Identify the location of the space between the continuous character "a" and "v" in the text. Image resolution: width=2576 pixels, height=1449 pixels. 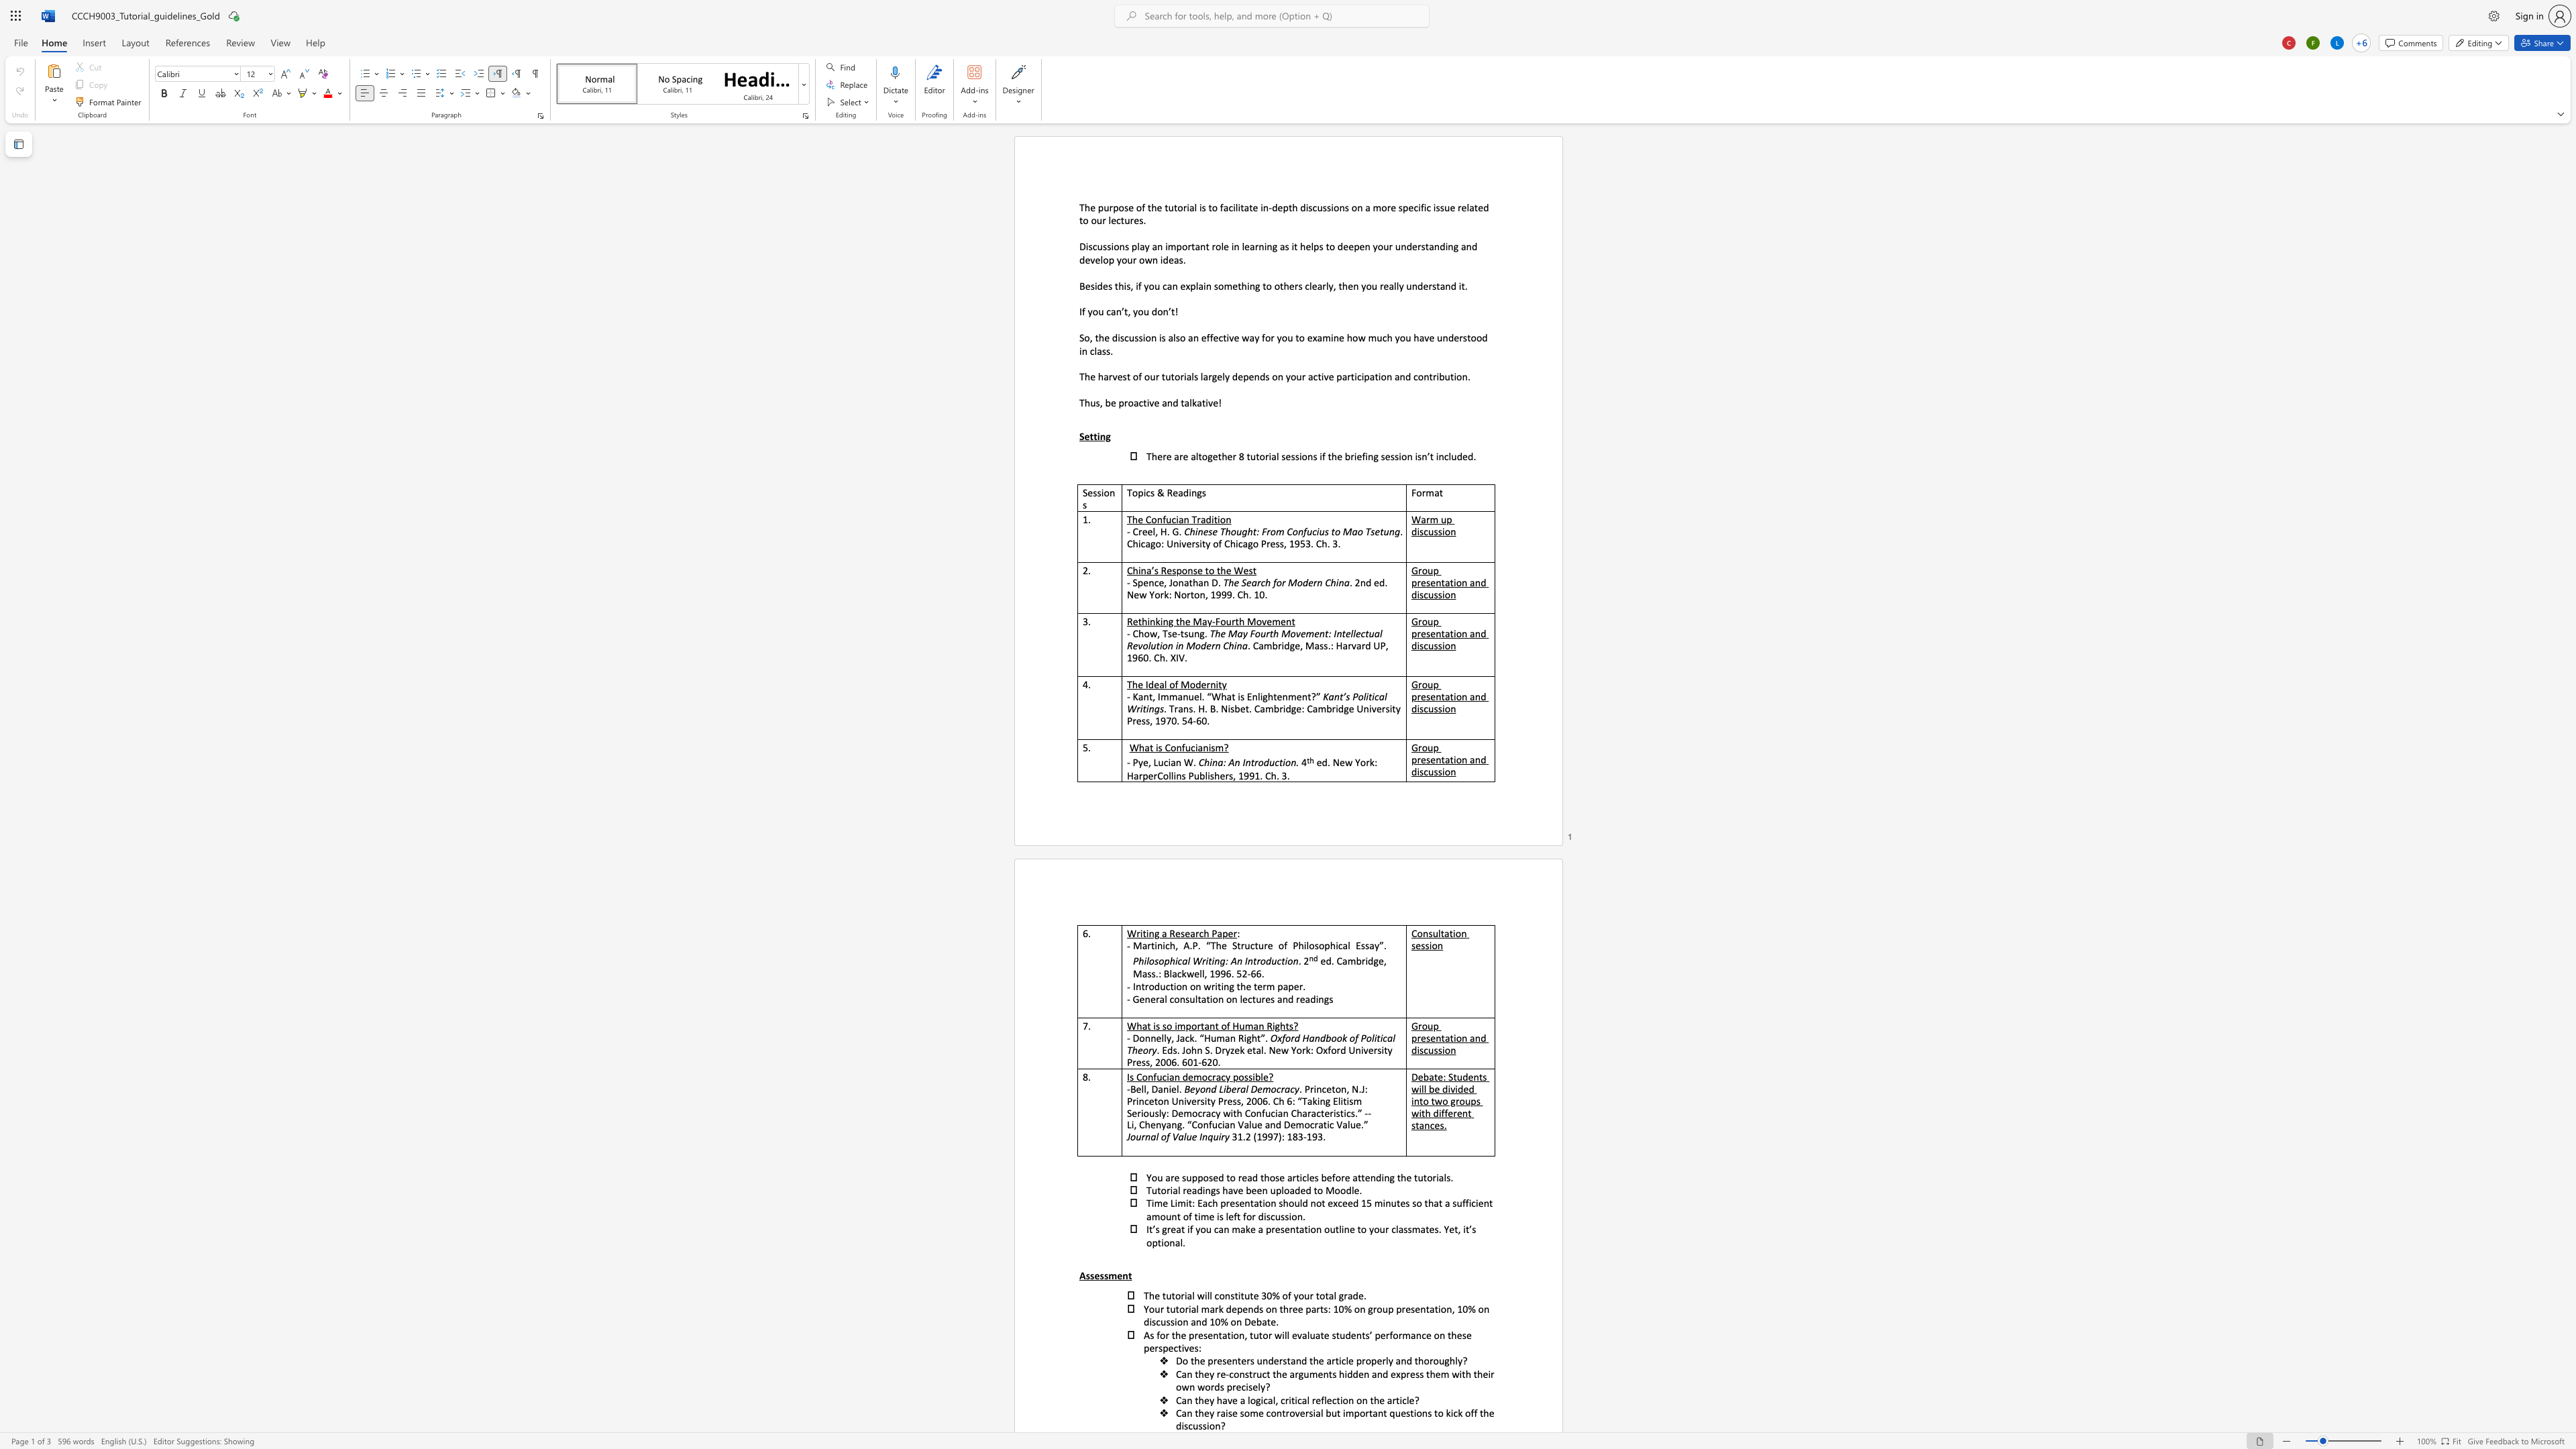
(1424, 336).